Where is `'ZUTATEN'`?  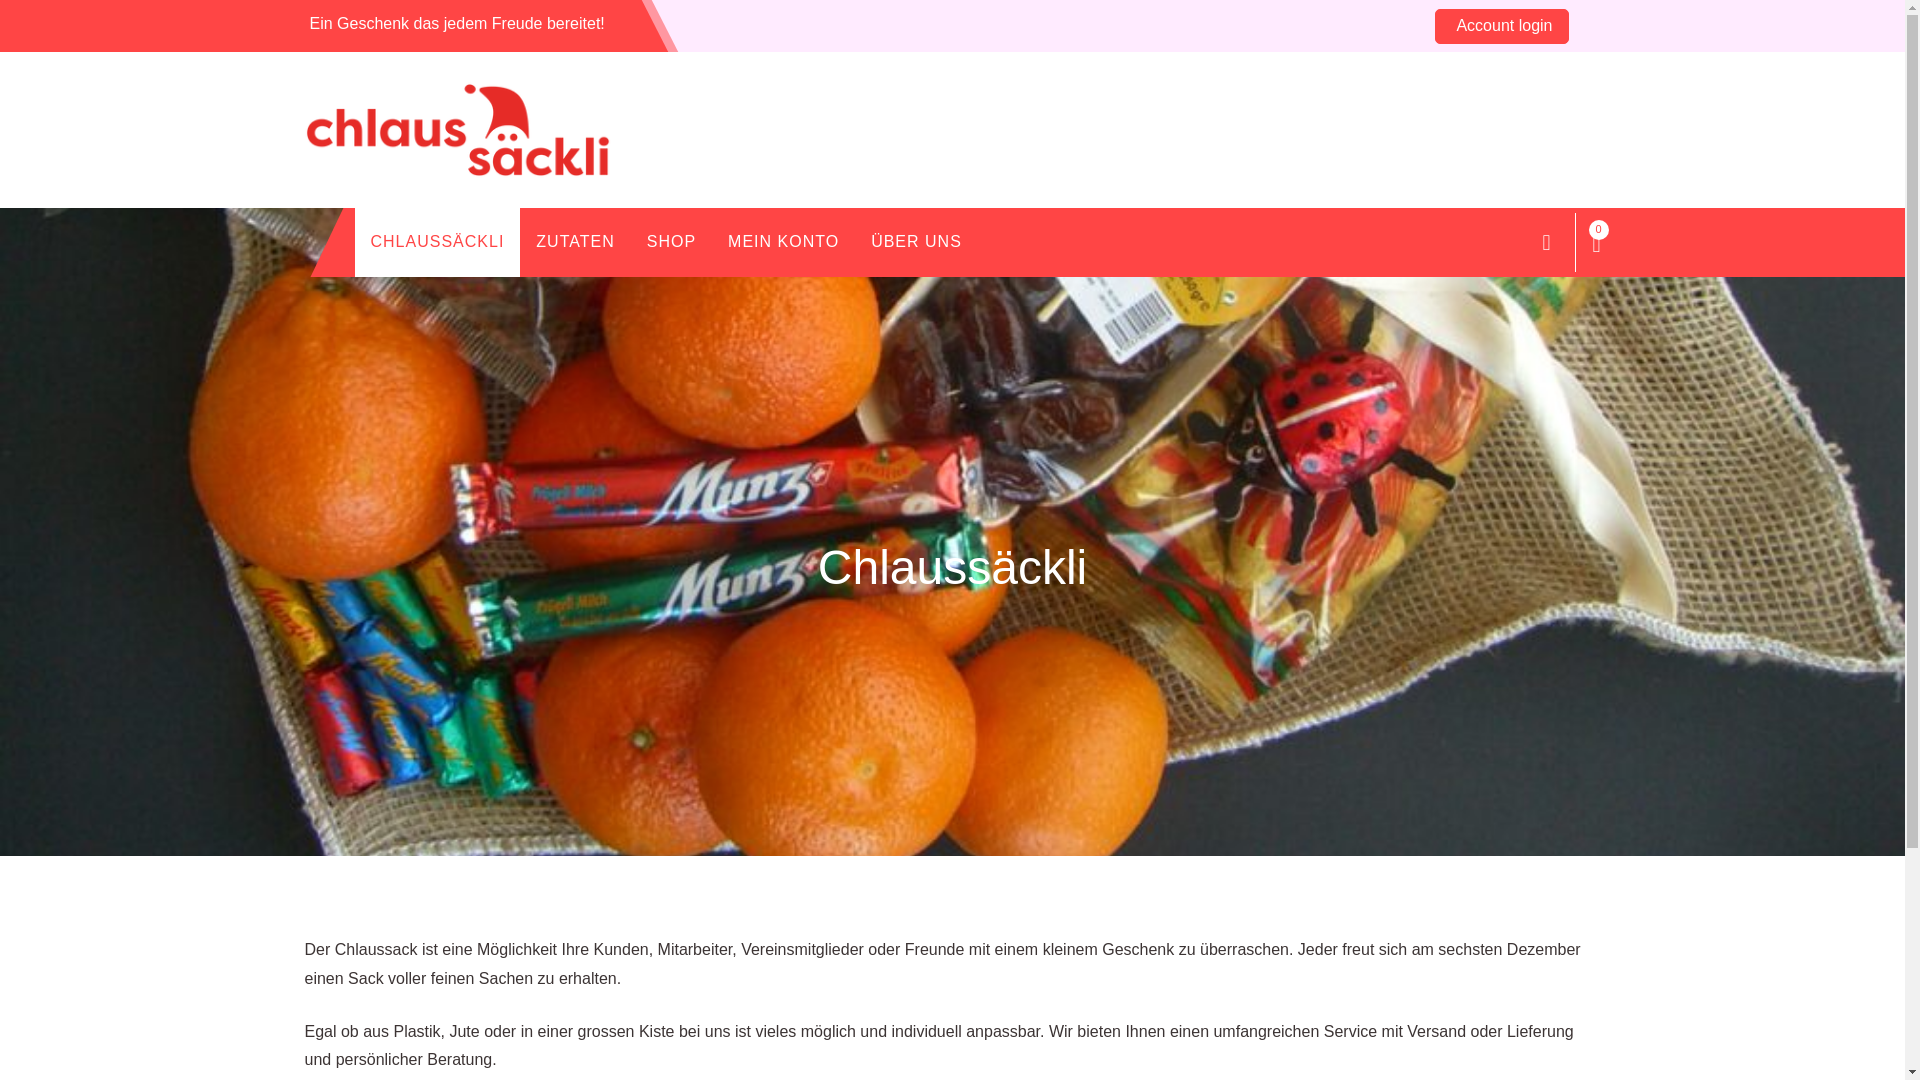
'ZUTATEN' is located at coordinates (519, 241).